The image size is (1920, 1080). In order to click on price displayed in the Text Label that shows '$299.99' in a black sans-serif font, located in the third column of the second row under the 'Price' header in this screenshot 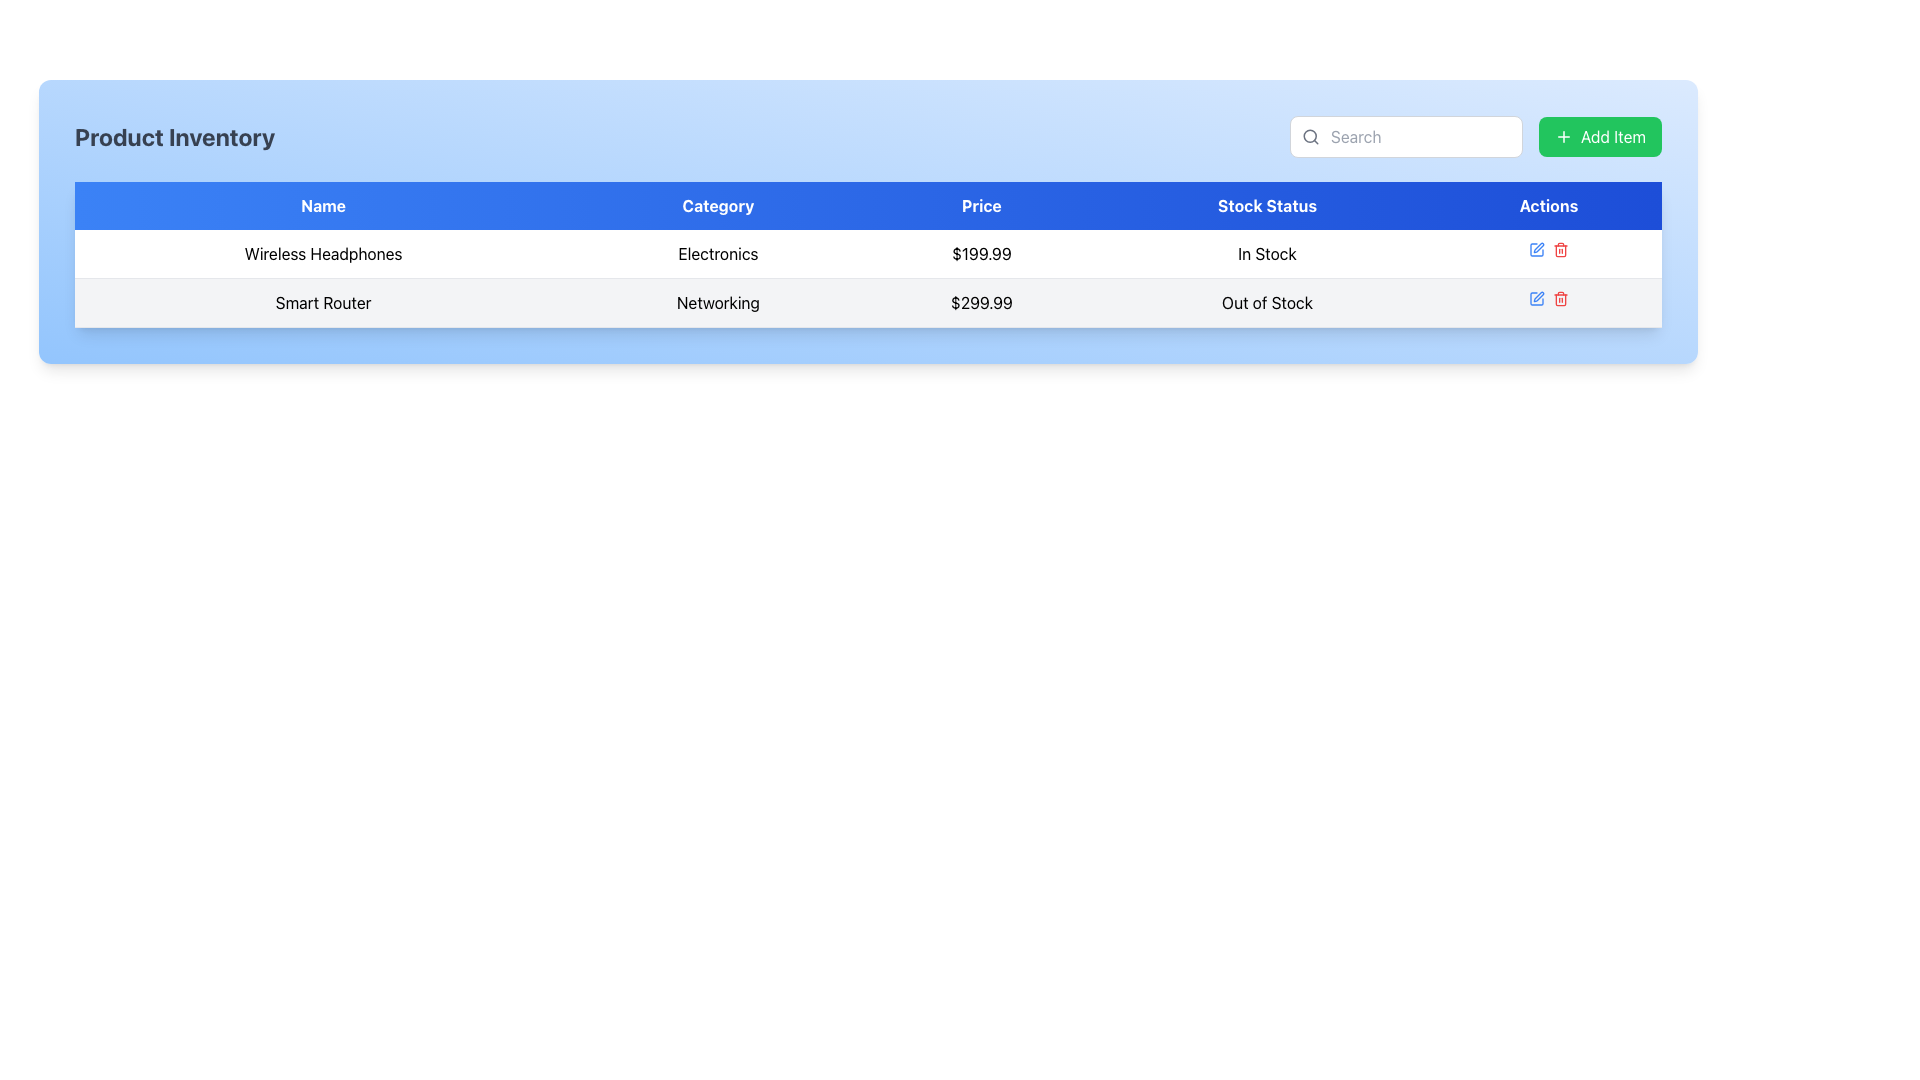, I will do `click(981, 303)`.